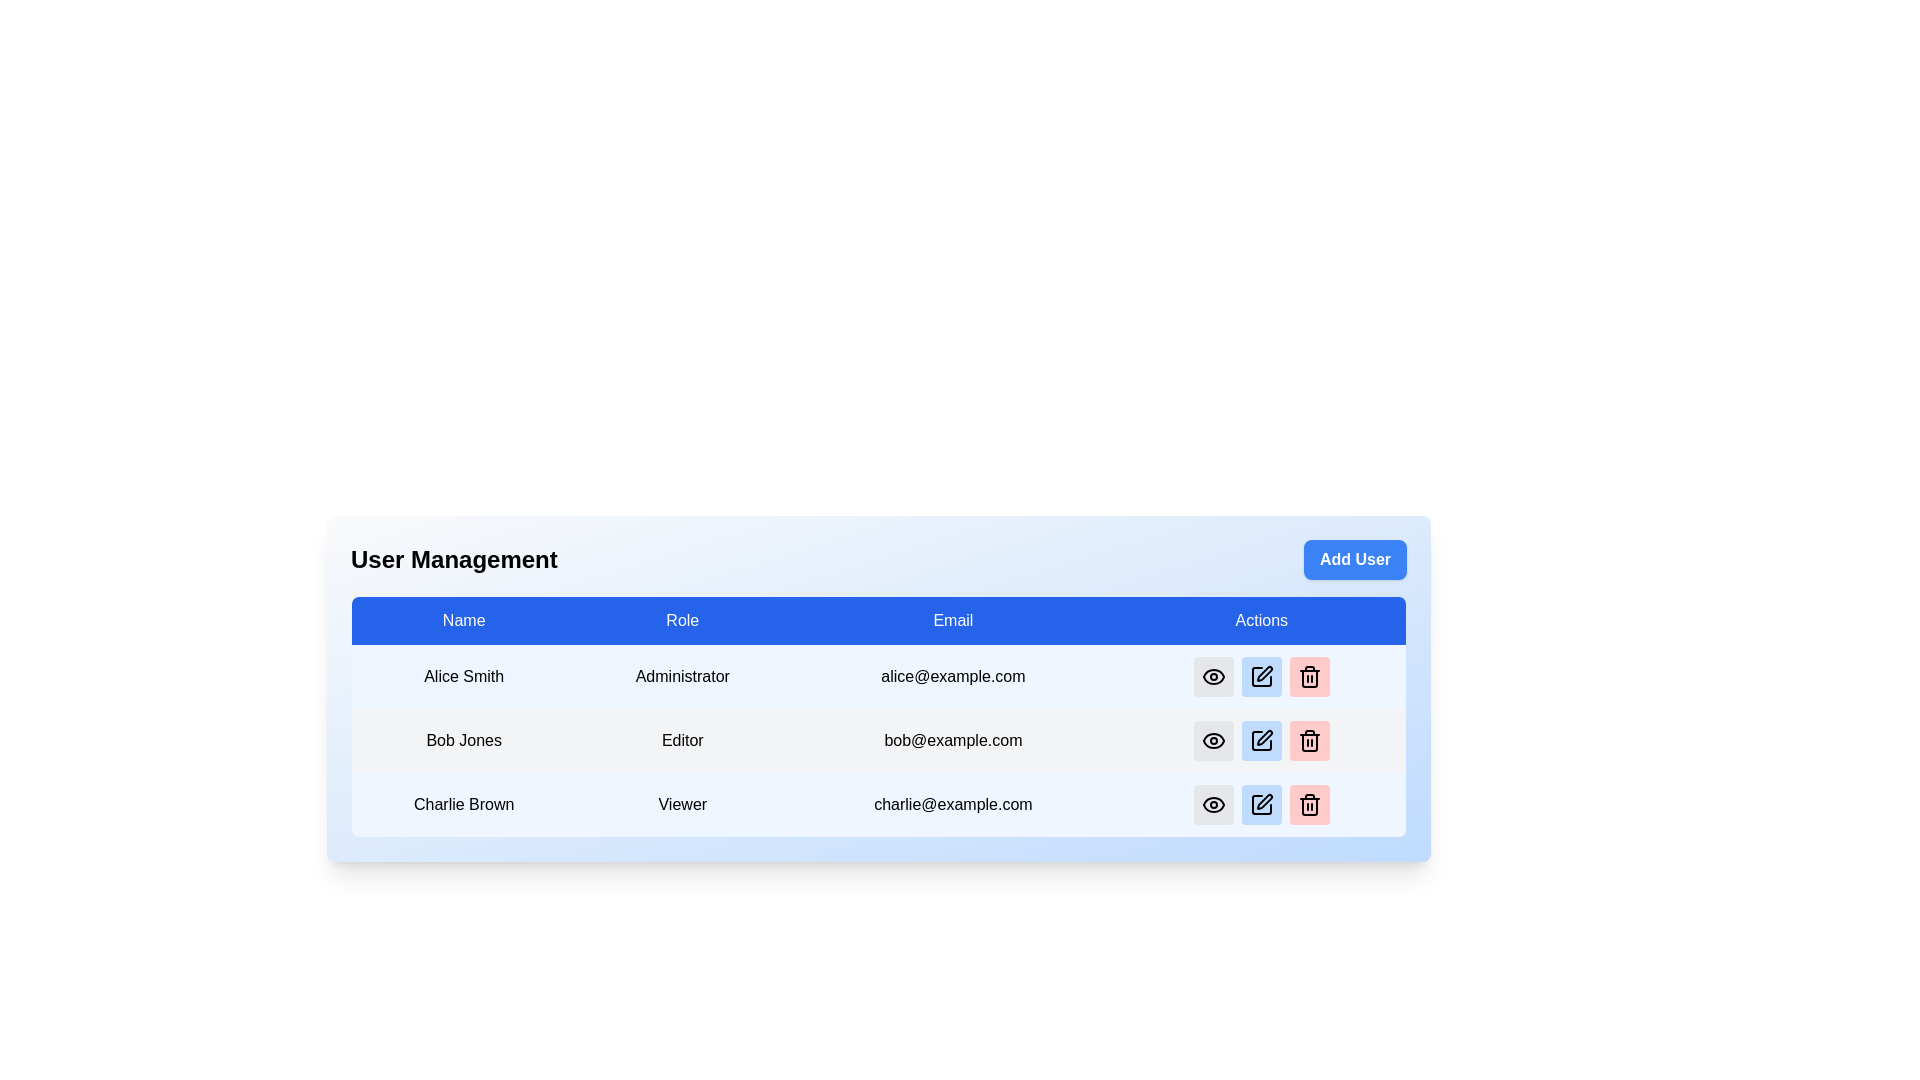 This screenshot has width=1920, height=1080. What do you see at coordinates (462, 804) in the screenshot?
I see `the text 'Charlie Brown' displayed in black within the third row of the table under the 'Name' column` at bounding box center [462, 804].